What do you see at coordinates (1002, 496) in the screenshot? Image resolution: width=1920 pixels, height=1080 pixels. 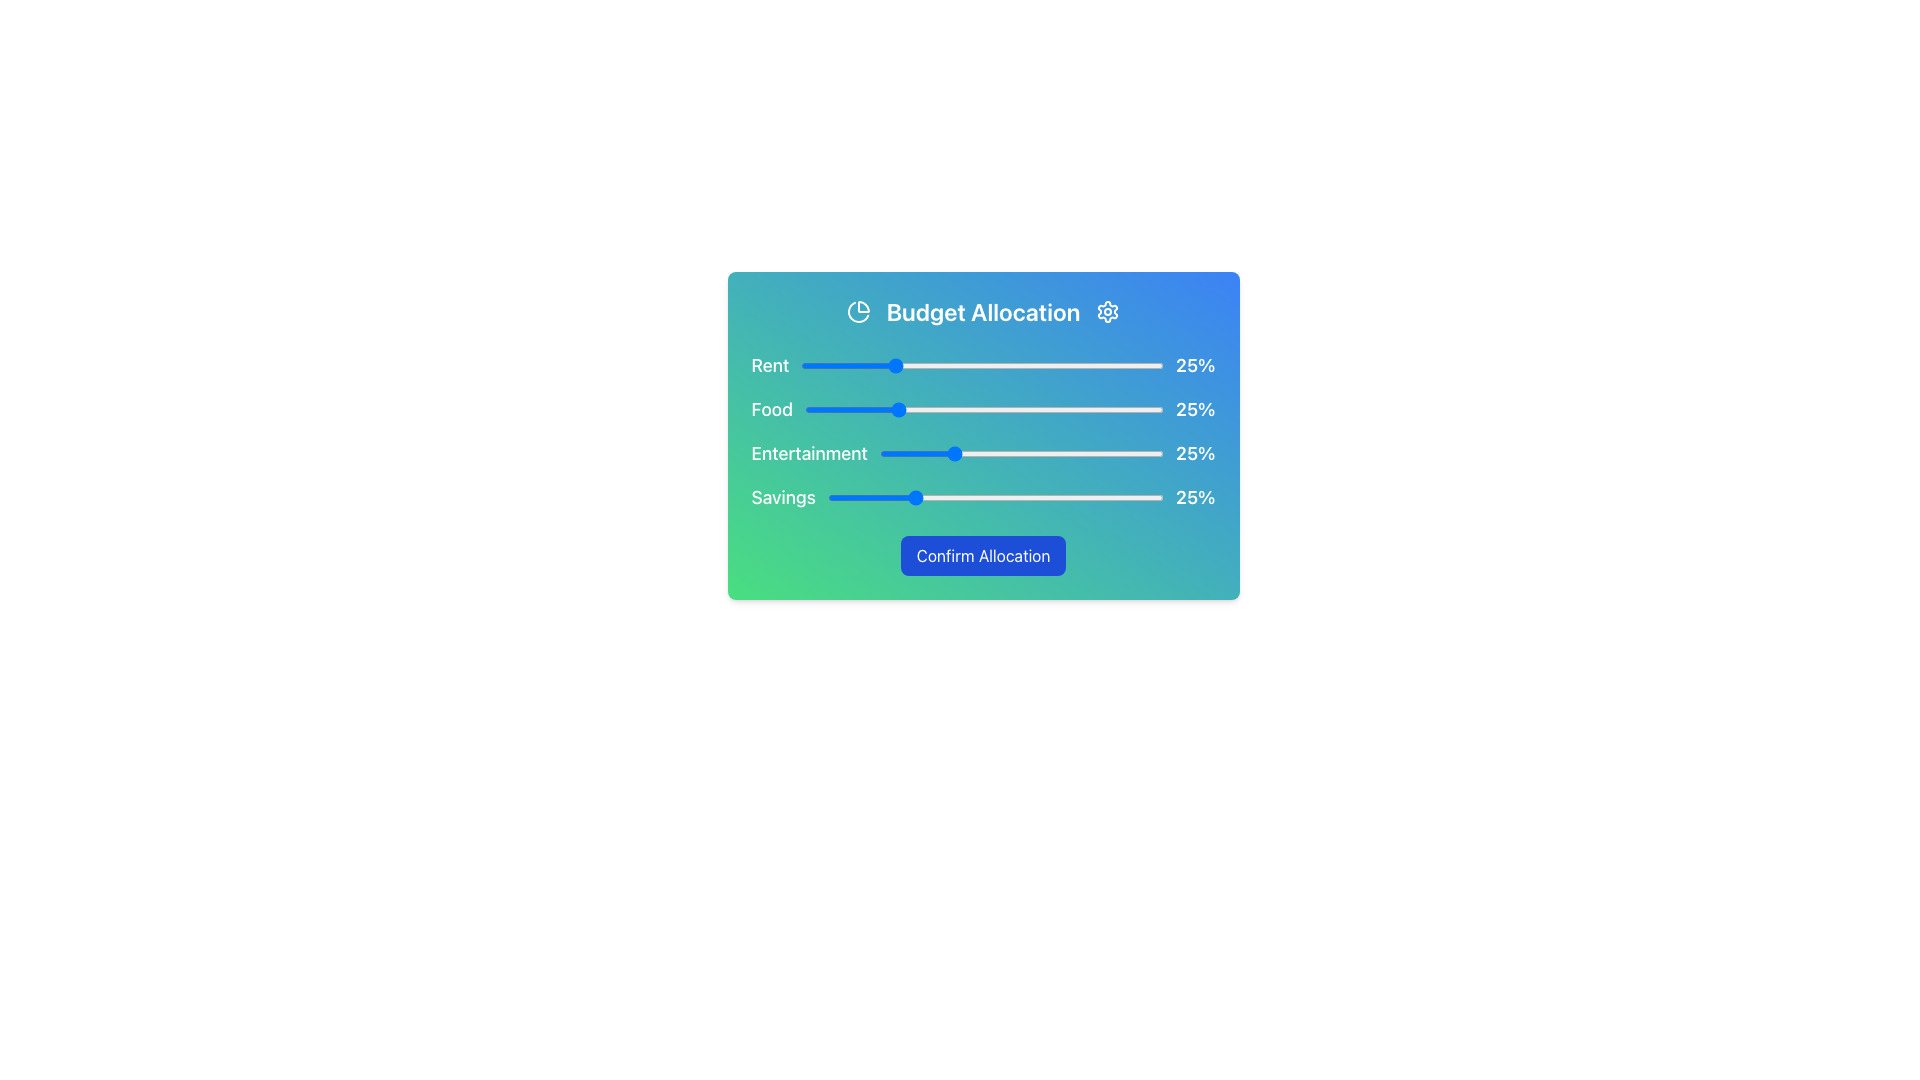 I see `the Savings slider` at bounding box center [1002, 496].